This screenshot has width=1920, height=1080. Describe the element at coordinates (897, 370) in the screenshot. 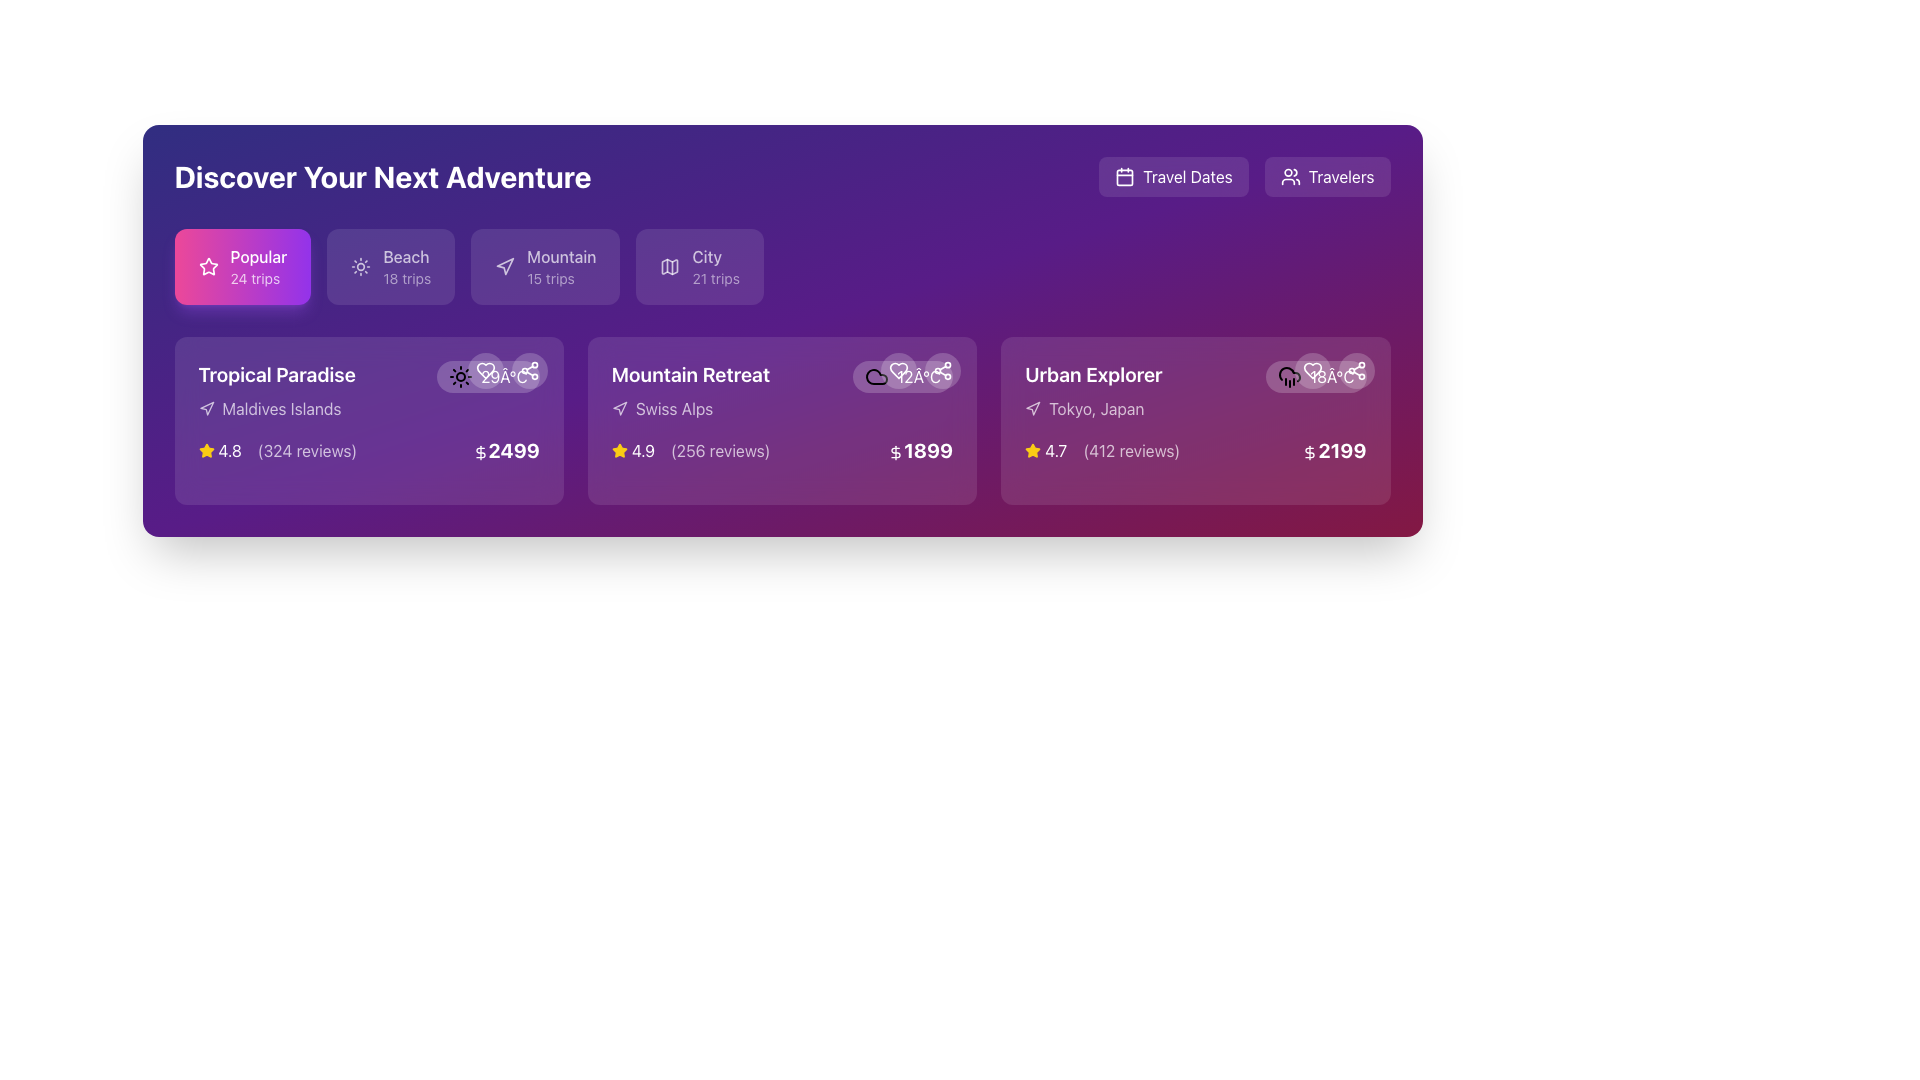

I see `the leftmost button in the group of two circular buttons located in the top-right corner of the 'Mountain Retreat' card to favorite or unfavorite the item` at that location.